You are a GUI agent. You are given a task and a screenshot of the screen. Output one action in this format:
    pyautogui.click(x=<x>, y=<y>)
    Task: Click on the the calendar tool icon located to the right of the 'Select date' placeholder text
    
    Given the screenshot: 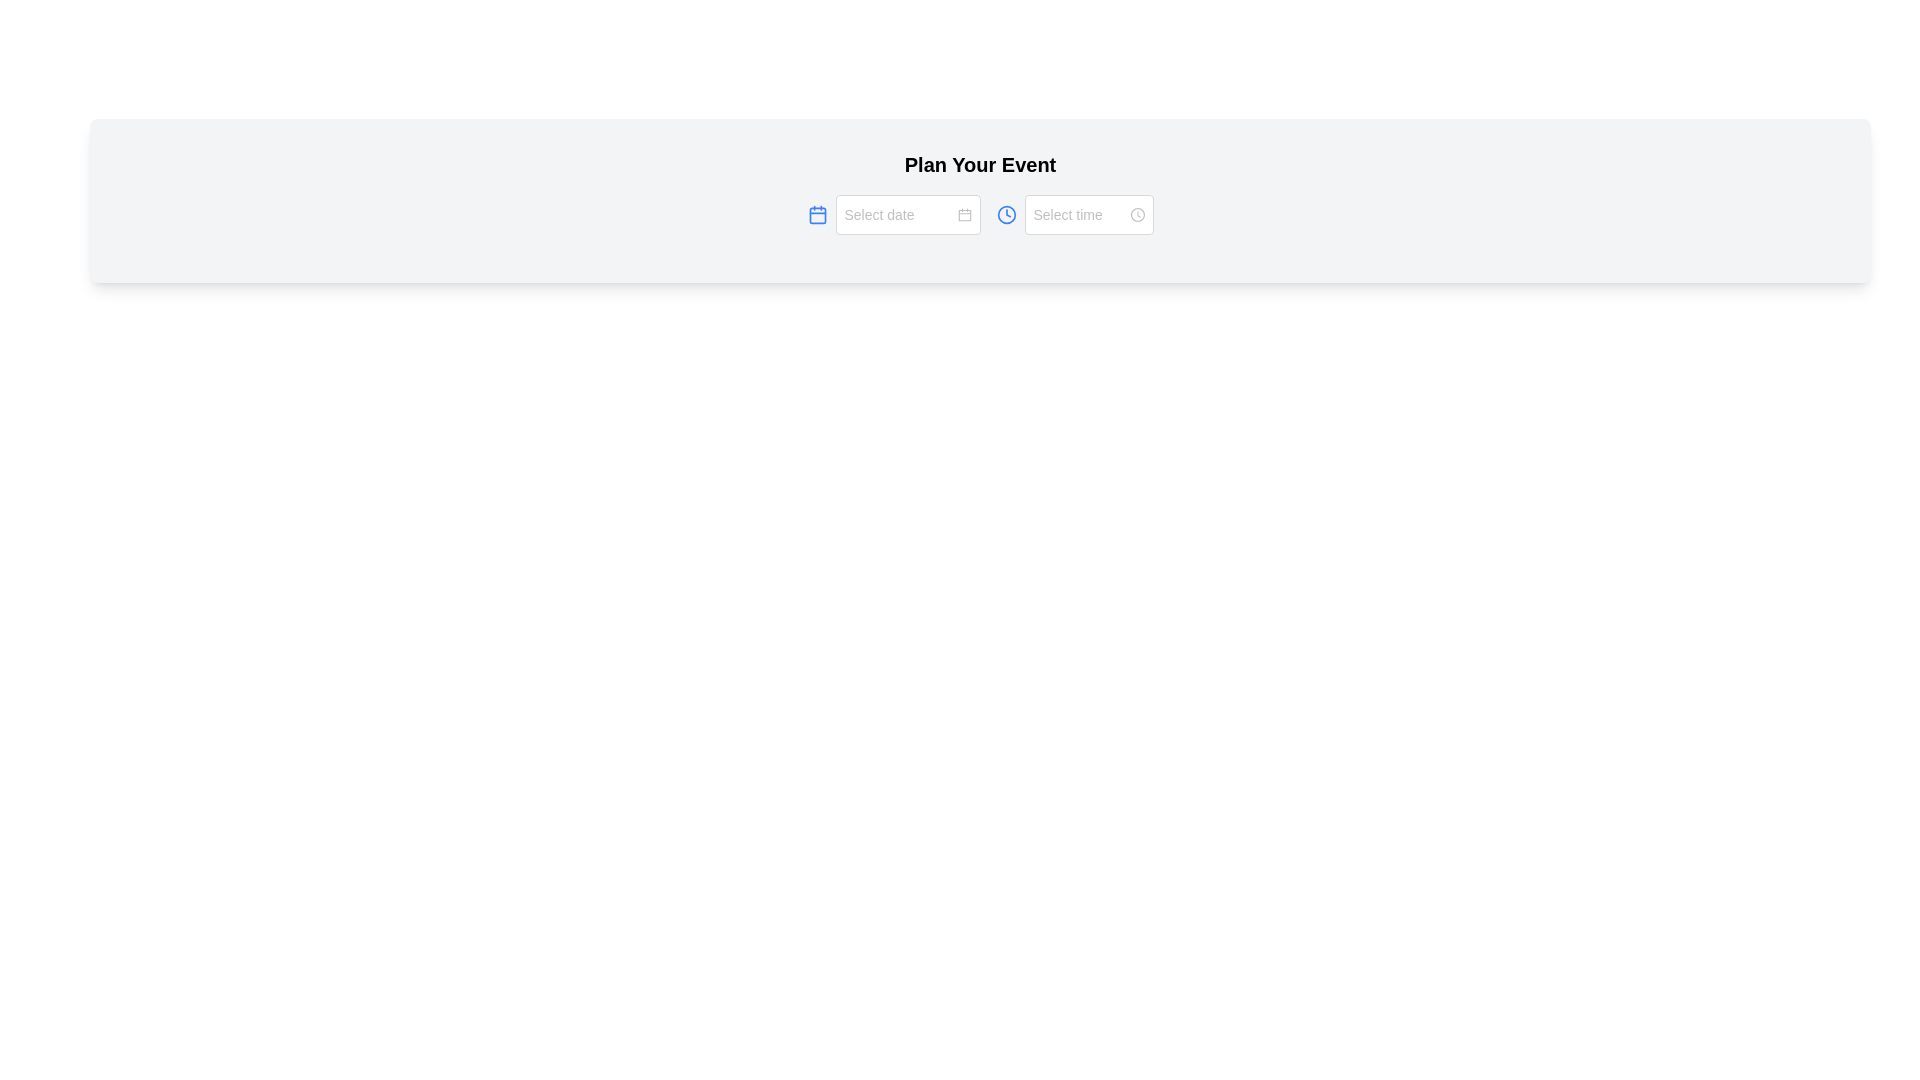 What is the action you would take?
    pyautogui.click(x=964, y=215)
    